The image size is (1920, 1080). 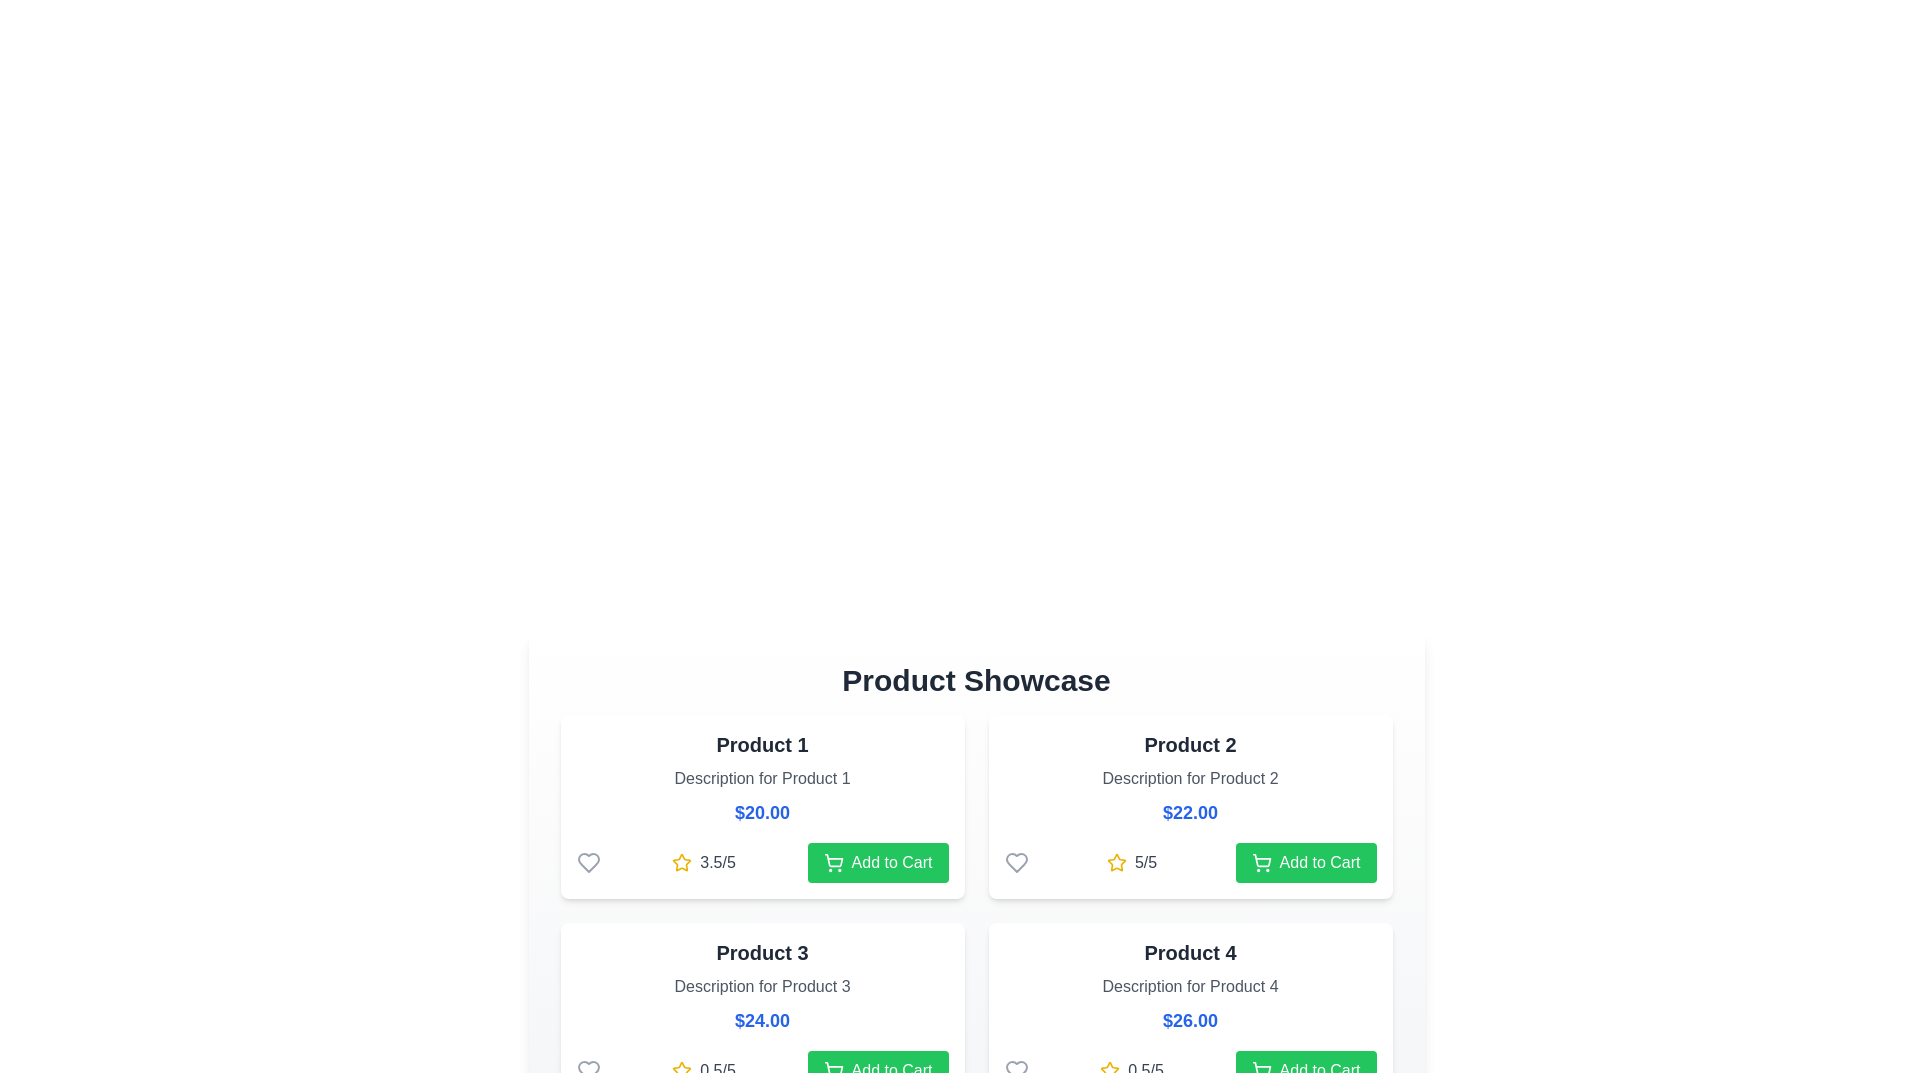 What do you see at coordinates (1305, 862) in the screenshot?
I see `the green 'Add to Cart' button with white text and a shopping cart icon located at the bottom-right corner of the card for 'Product 2'` at bounding box center [1305, 862].